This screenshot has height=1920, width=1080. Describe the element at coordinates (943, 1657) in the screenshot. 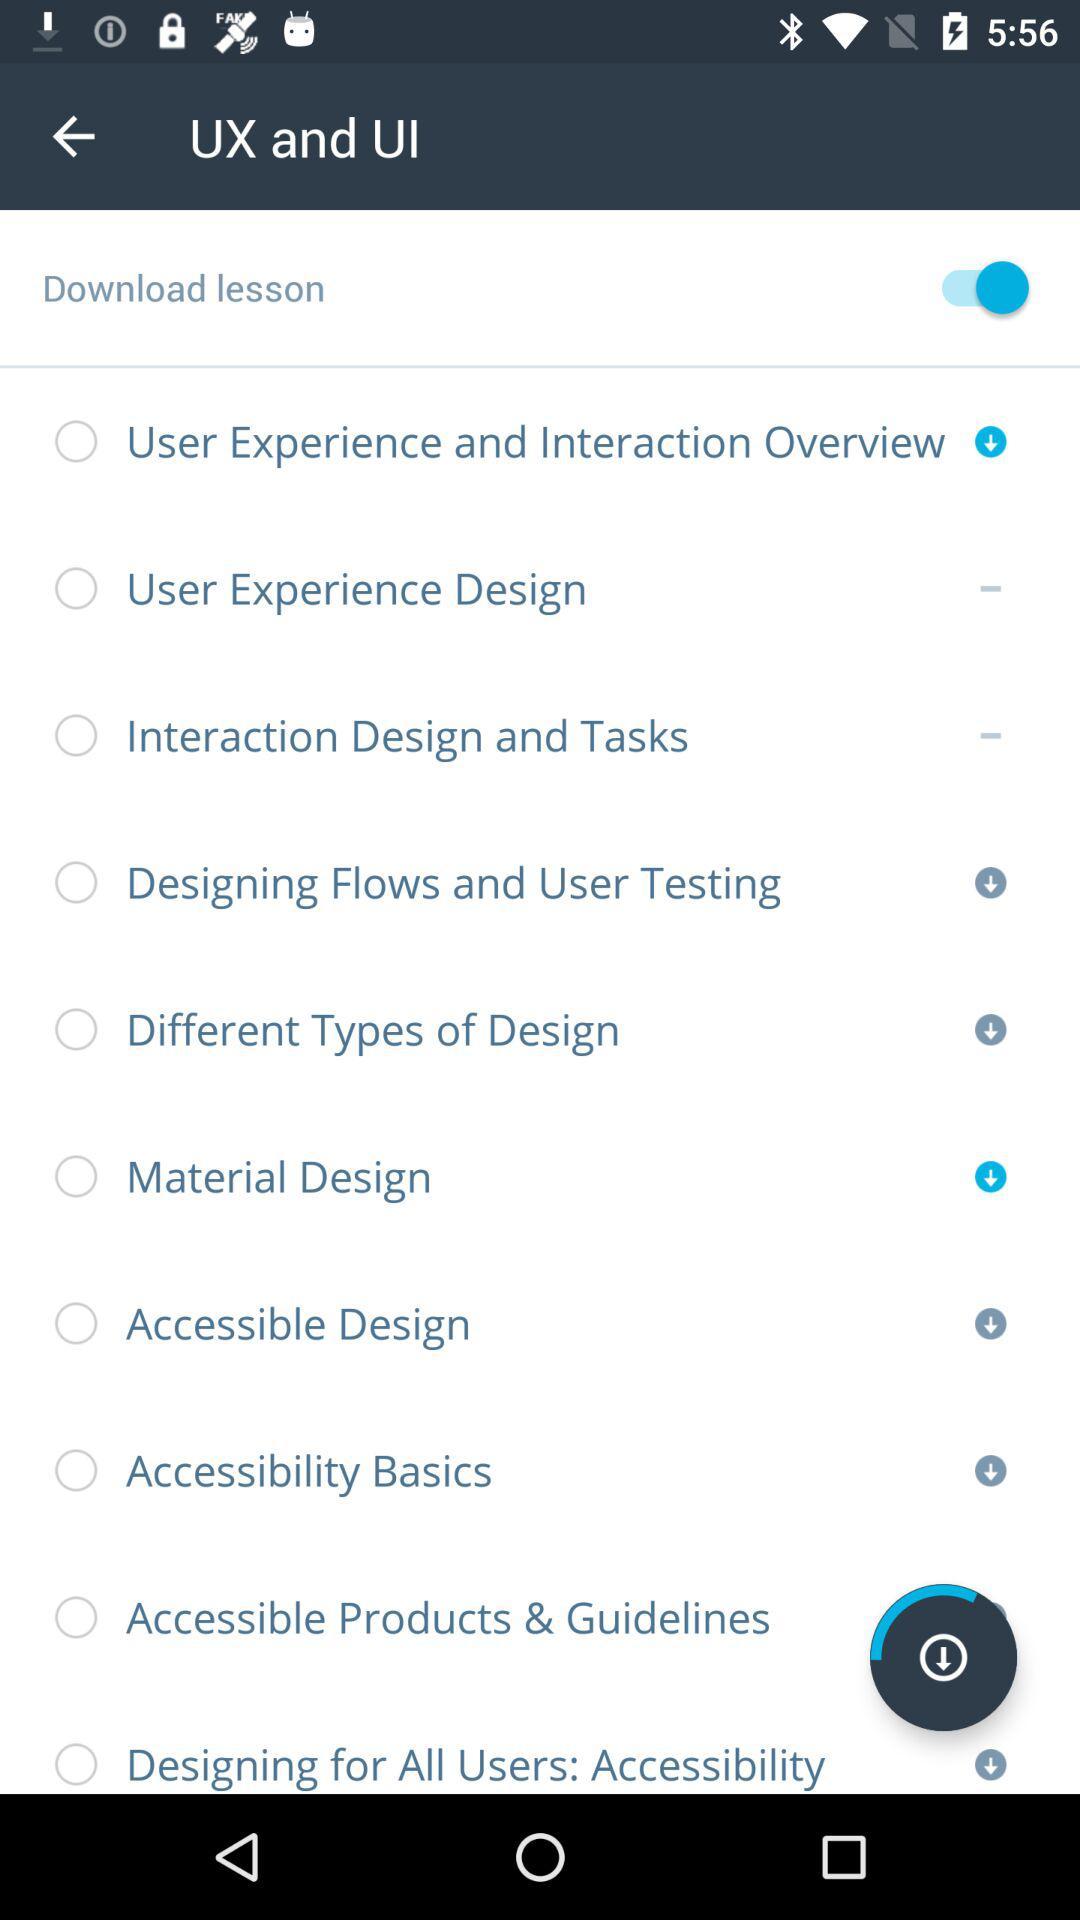

I see `the file_download icon` at that location.